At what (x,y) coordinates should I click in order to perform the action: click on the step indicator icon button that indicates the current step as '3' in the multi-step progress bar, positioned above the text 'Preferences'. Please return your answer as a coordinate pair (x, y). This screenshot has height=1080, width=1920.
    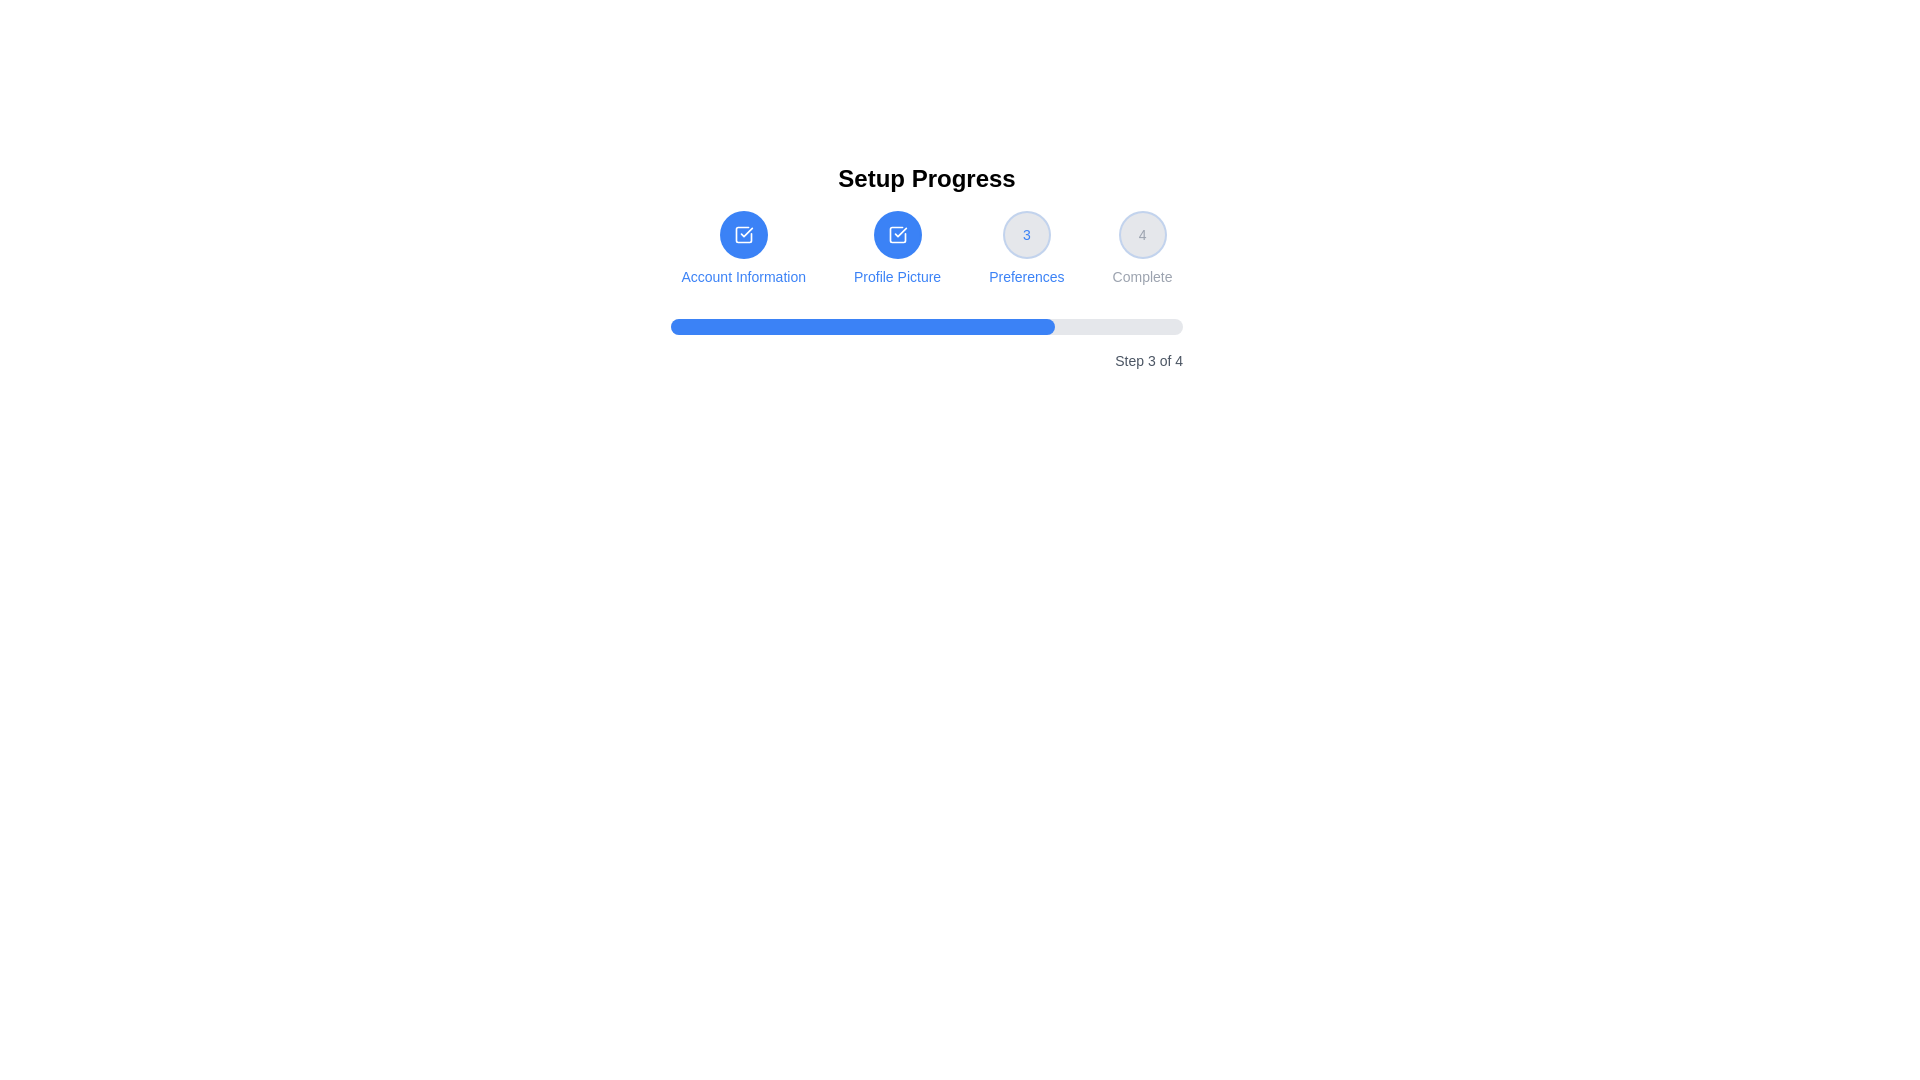
    Looking at the image, I should click on (1026, 234).